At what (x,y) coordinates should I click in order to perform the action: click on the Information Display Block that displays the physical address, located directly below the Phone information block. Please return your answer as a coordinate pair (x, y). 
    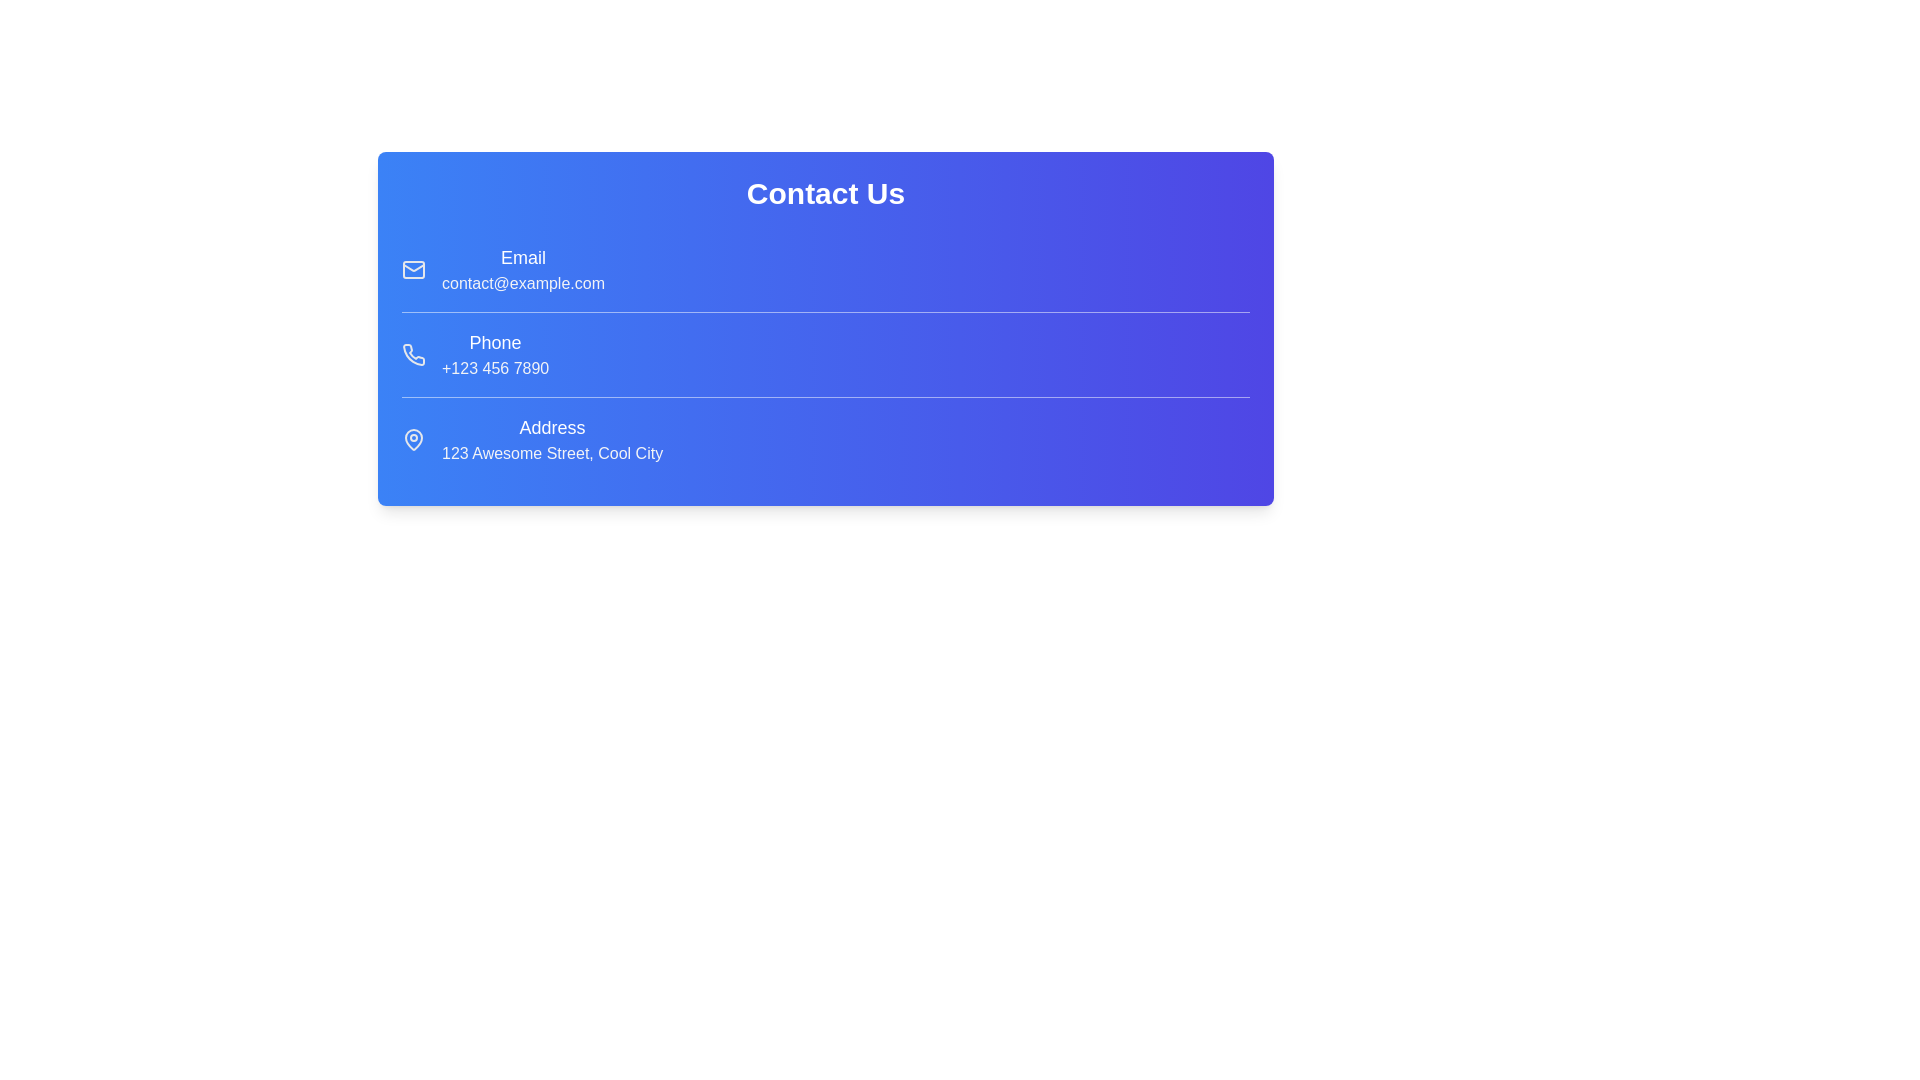
    Looking at the image, I should click on (825, 438).